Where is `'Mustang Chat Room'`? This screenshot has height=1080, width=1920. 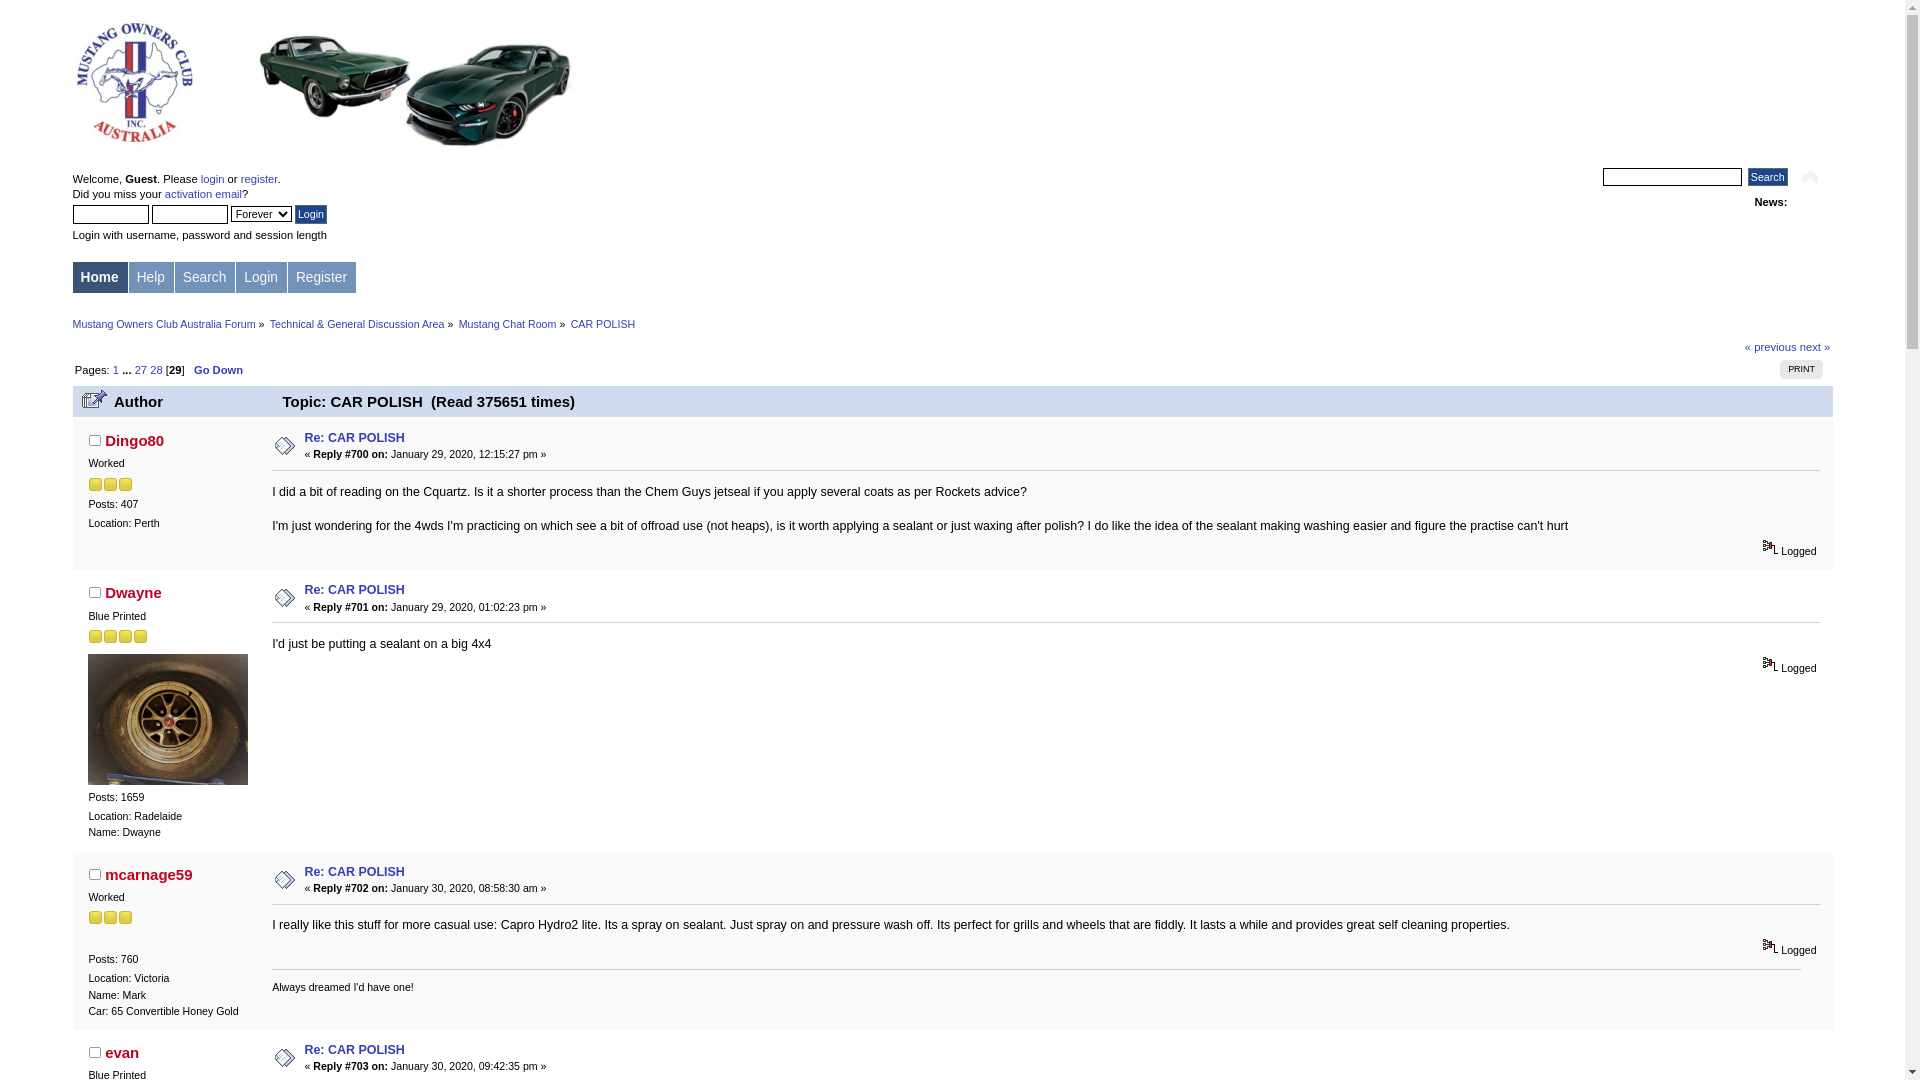
'Mustang Chat Room' is located at coordinates (508, 323).